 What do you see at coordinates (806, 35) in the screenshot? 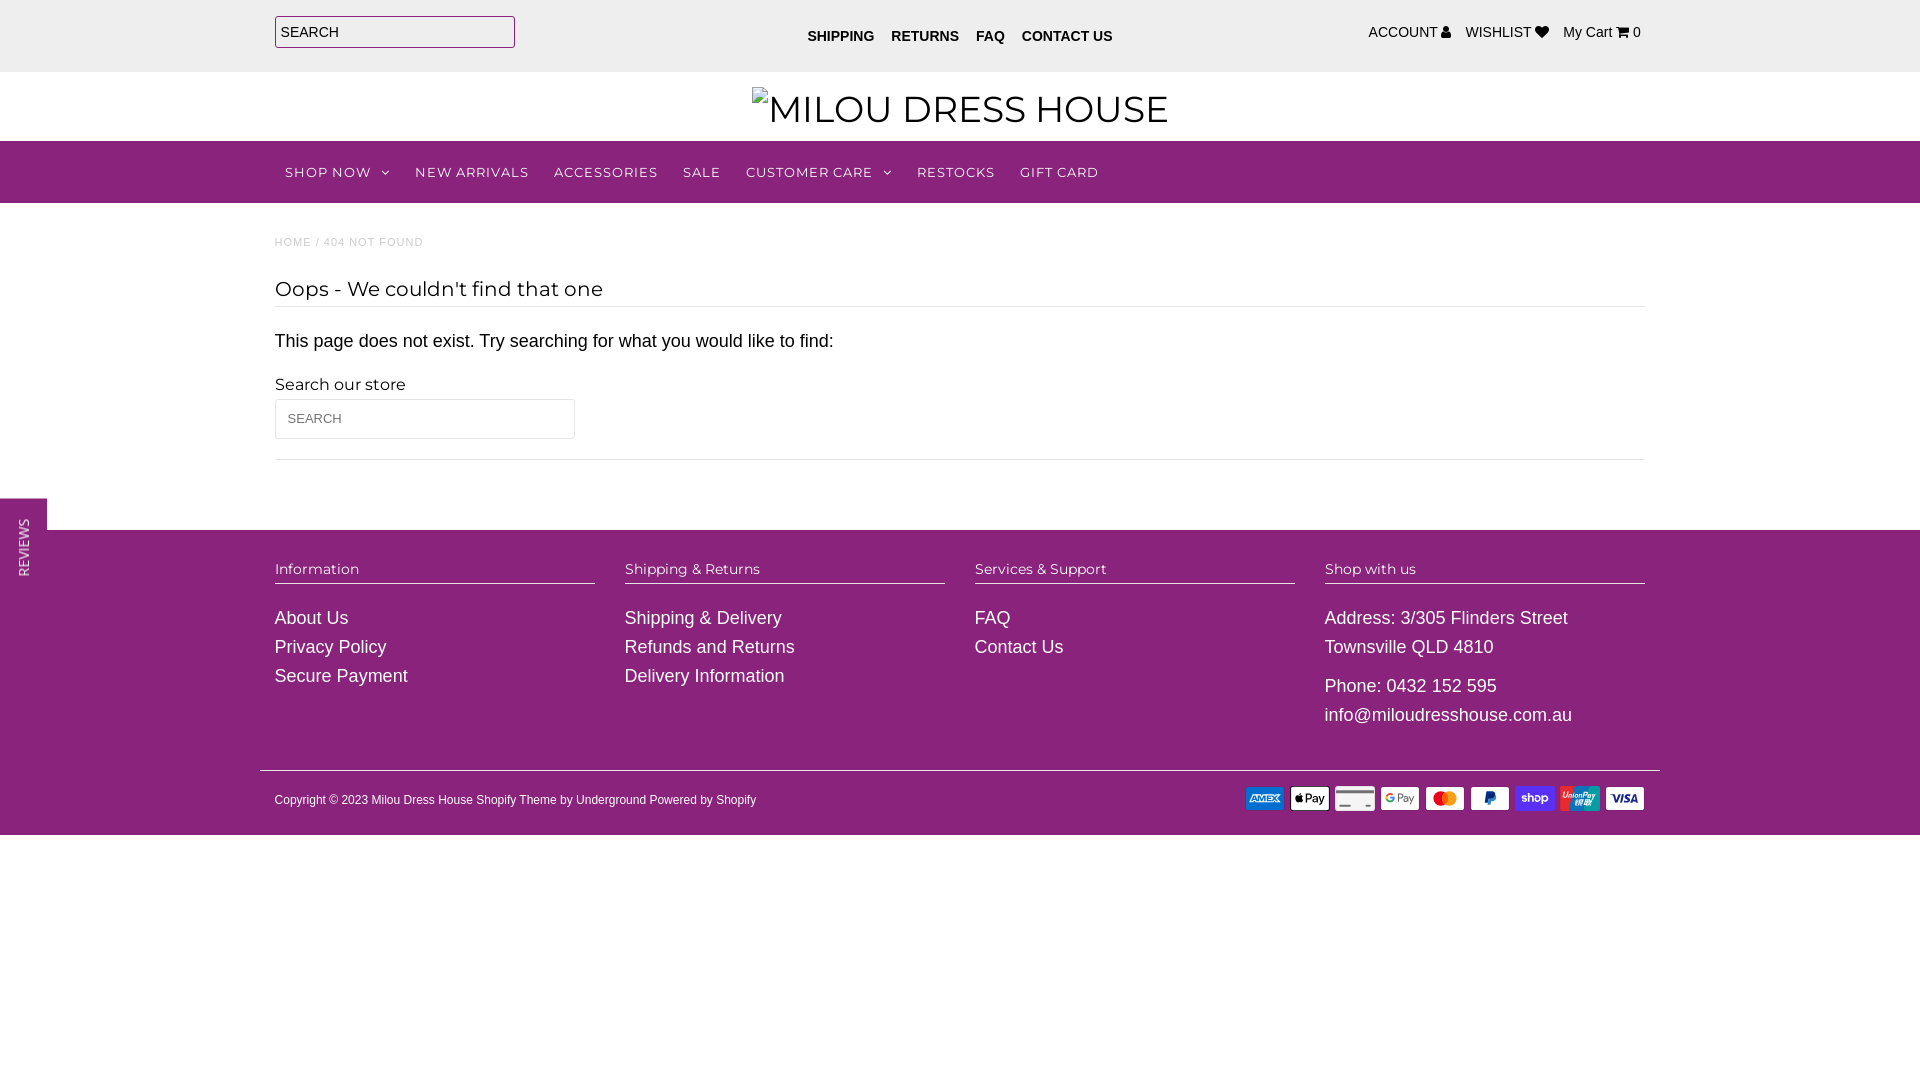
I see `'SHIPPING'` at bounding box center [806, 35].